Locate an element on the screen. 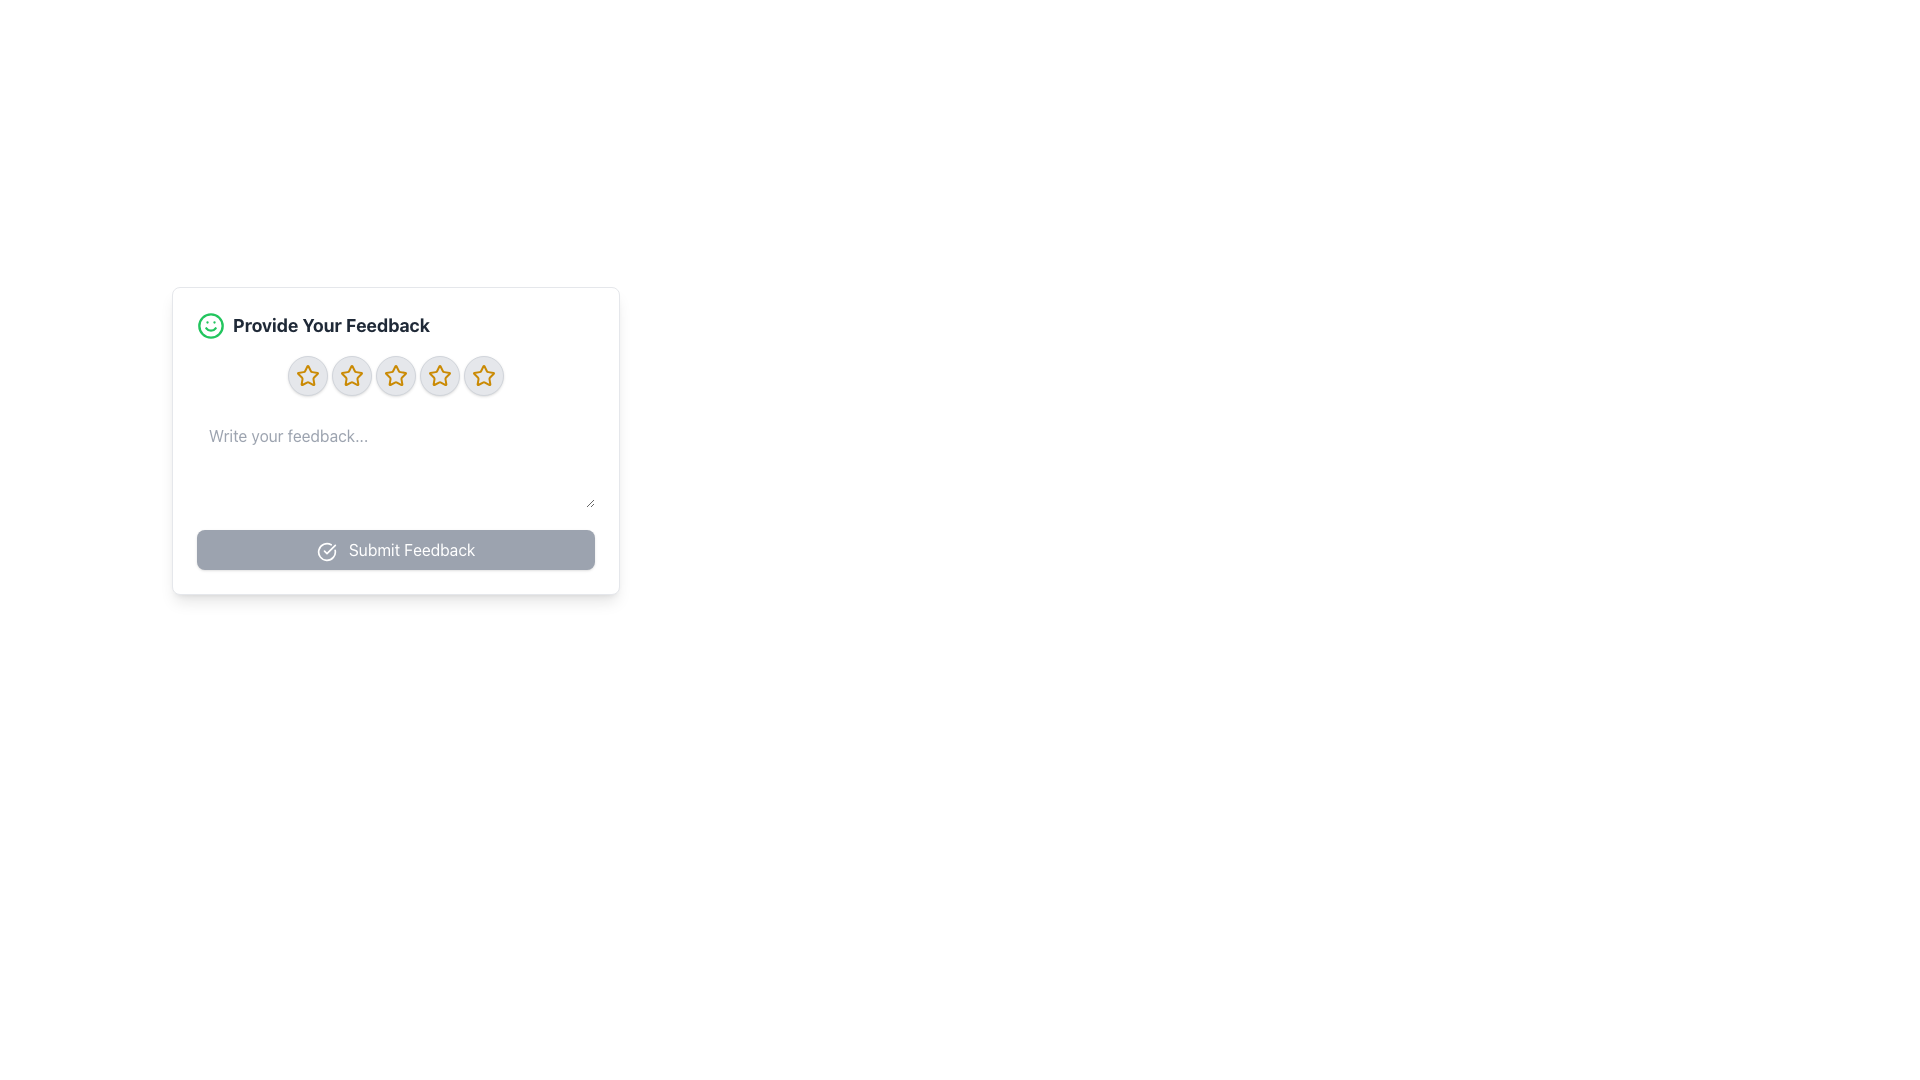  the first star icon in the horizontal rating bar, which has a hollow design and a golden-yellow border is located at coordinates (306, 375).